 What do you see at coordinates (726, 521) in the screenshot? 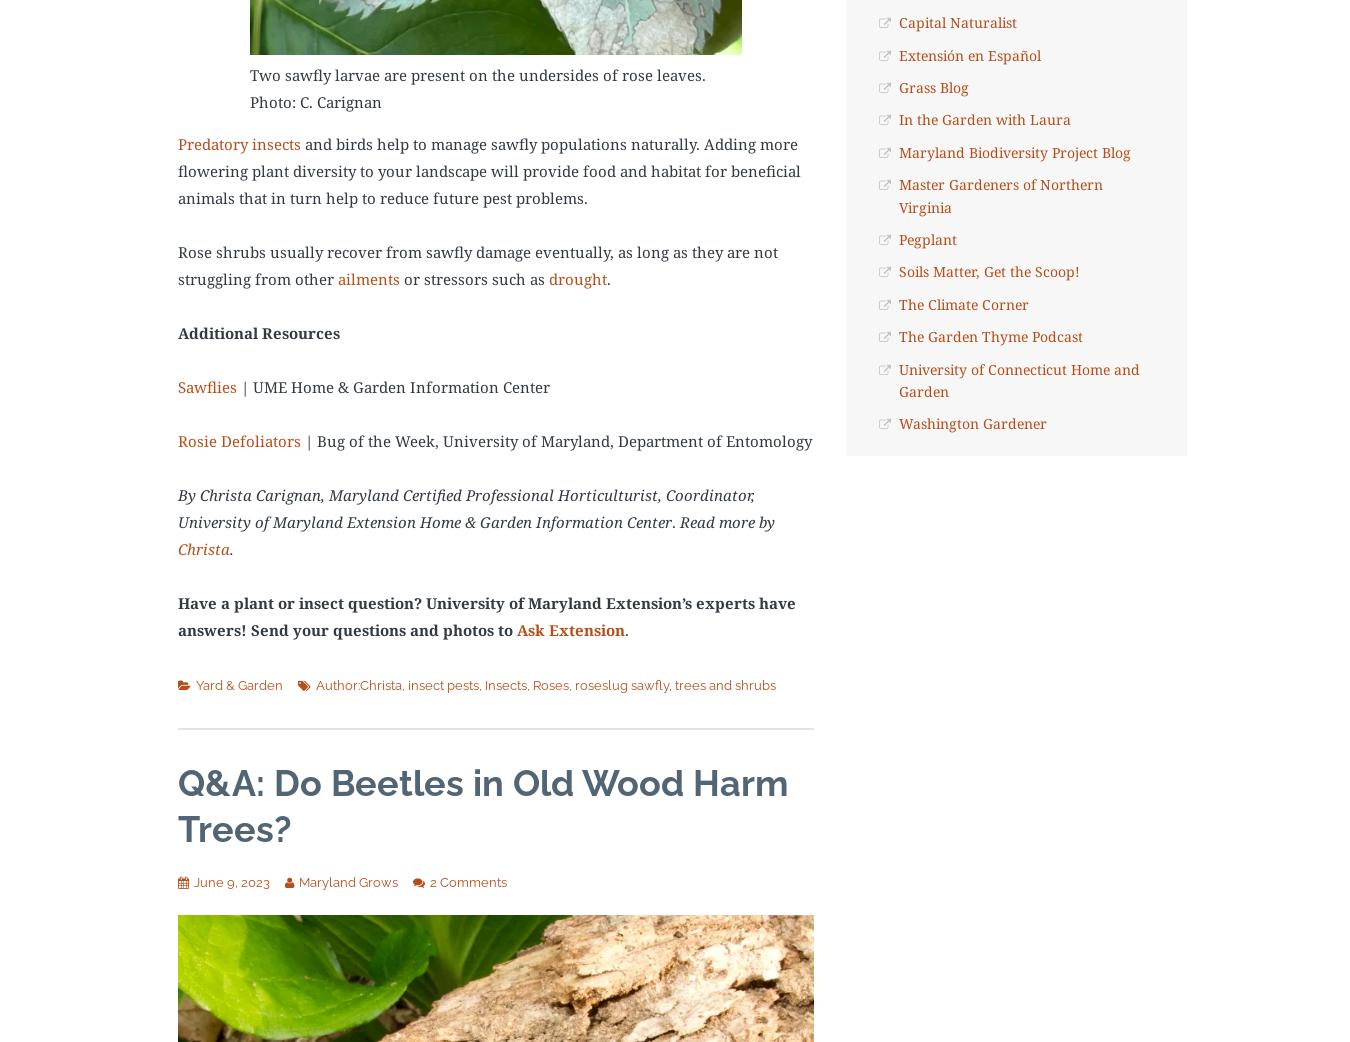
I see `'Read more by'` at bounding box center [726, 521].